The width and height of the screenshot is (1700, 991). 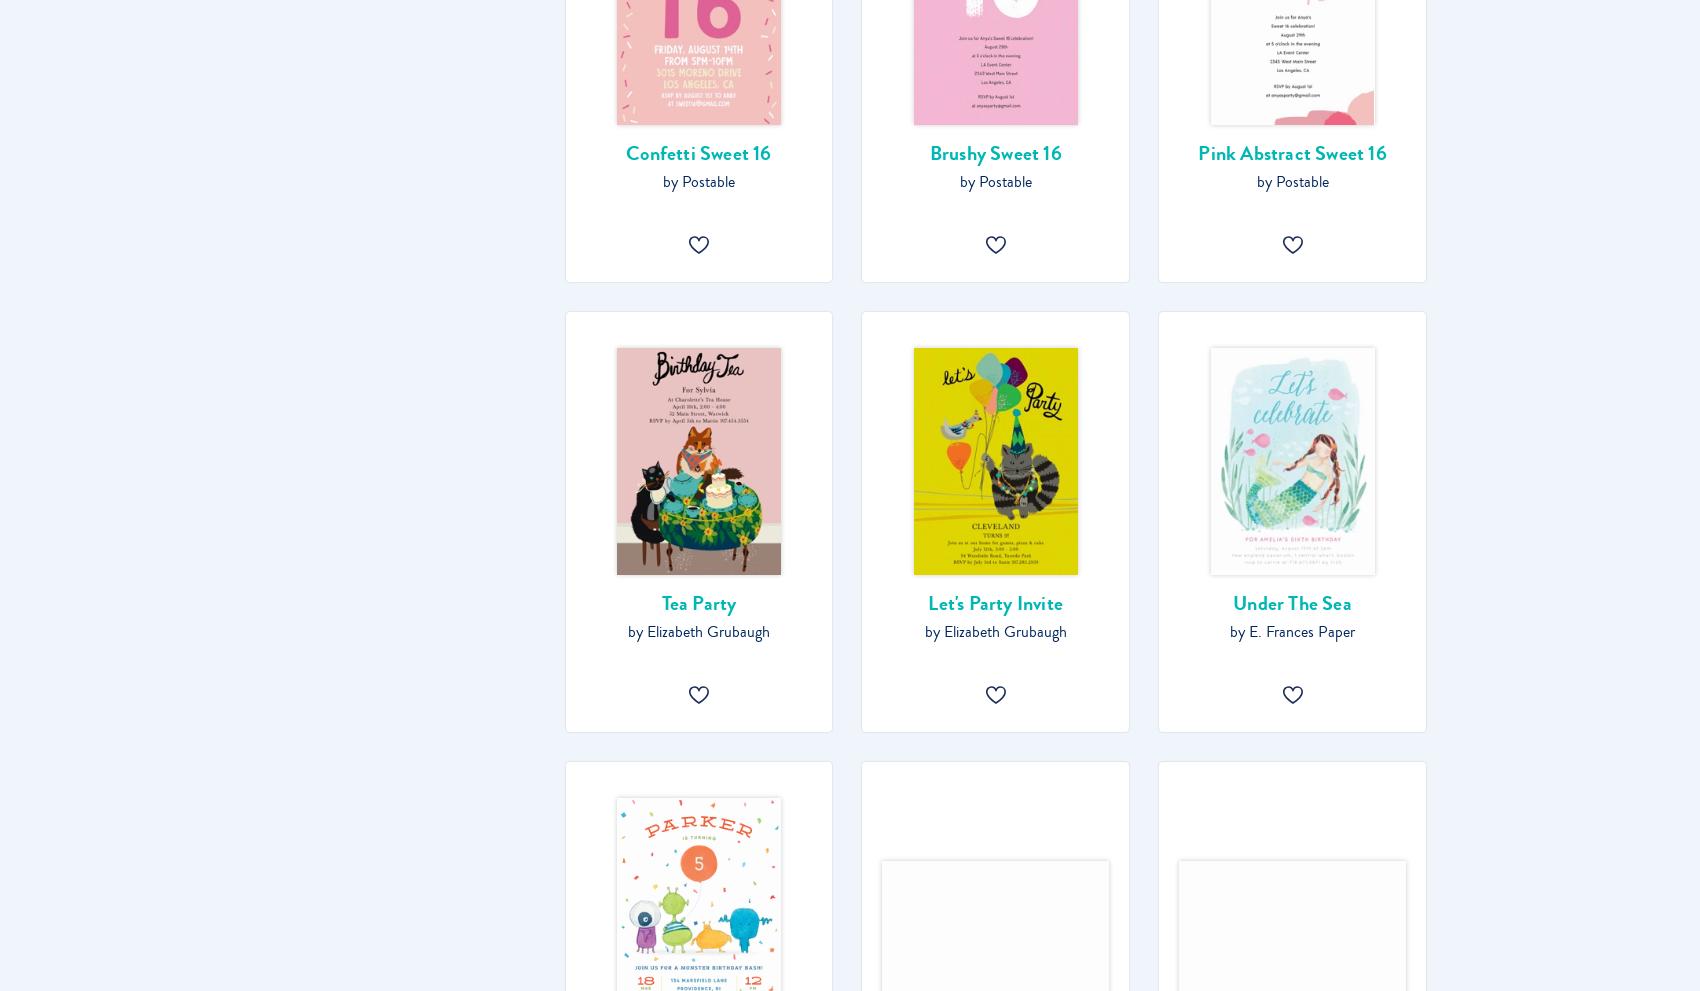 What do you see at coordinates (1302, 630) in the screenshot?
I see `'E. Frances Paper'` at bounding box center [1302, 630].